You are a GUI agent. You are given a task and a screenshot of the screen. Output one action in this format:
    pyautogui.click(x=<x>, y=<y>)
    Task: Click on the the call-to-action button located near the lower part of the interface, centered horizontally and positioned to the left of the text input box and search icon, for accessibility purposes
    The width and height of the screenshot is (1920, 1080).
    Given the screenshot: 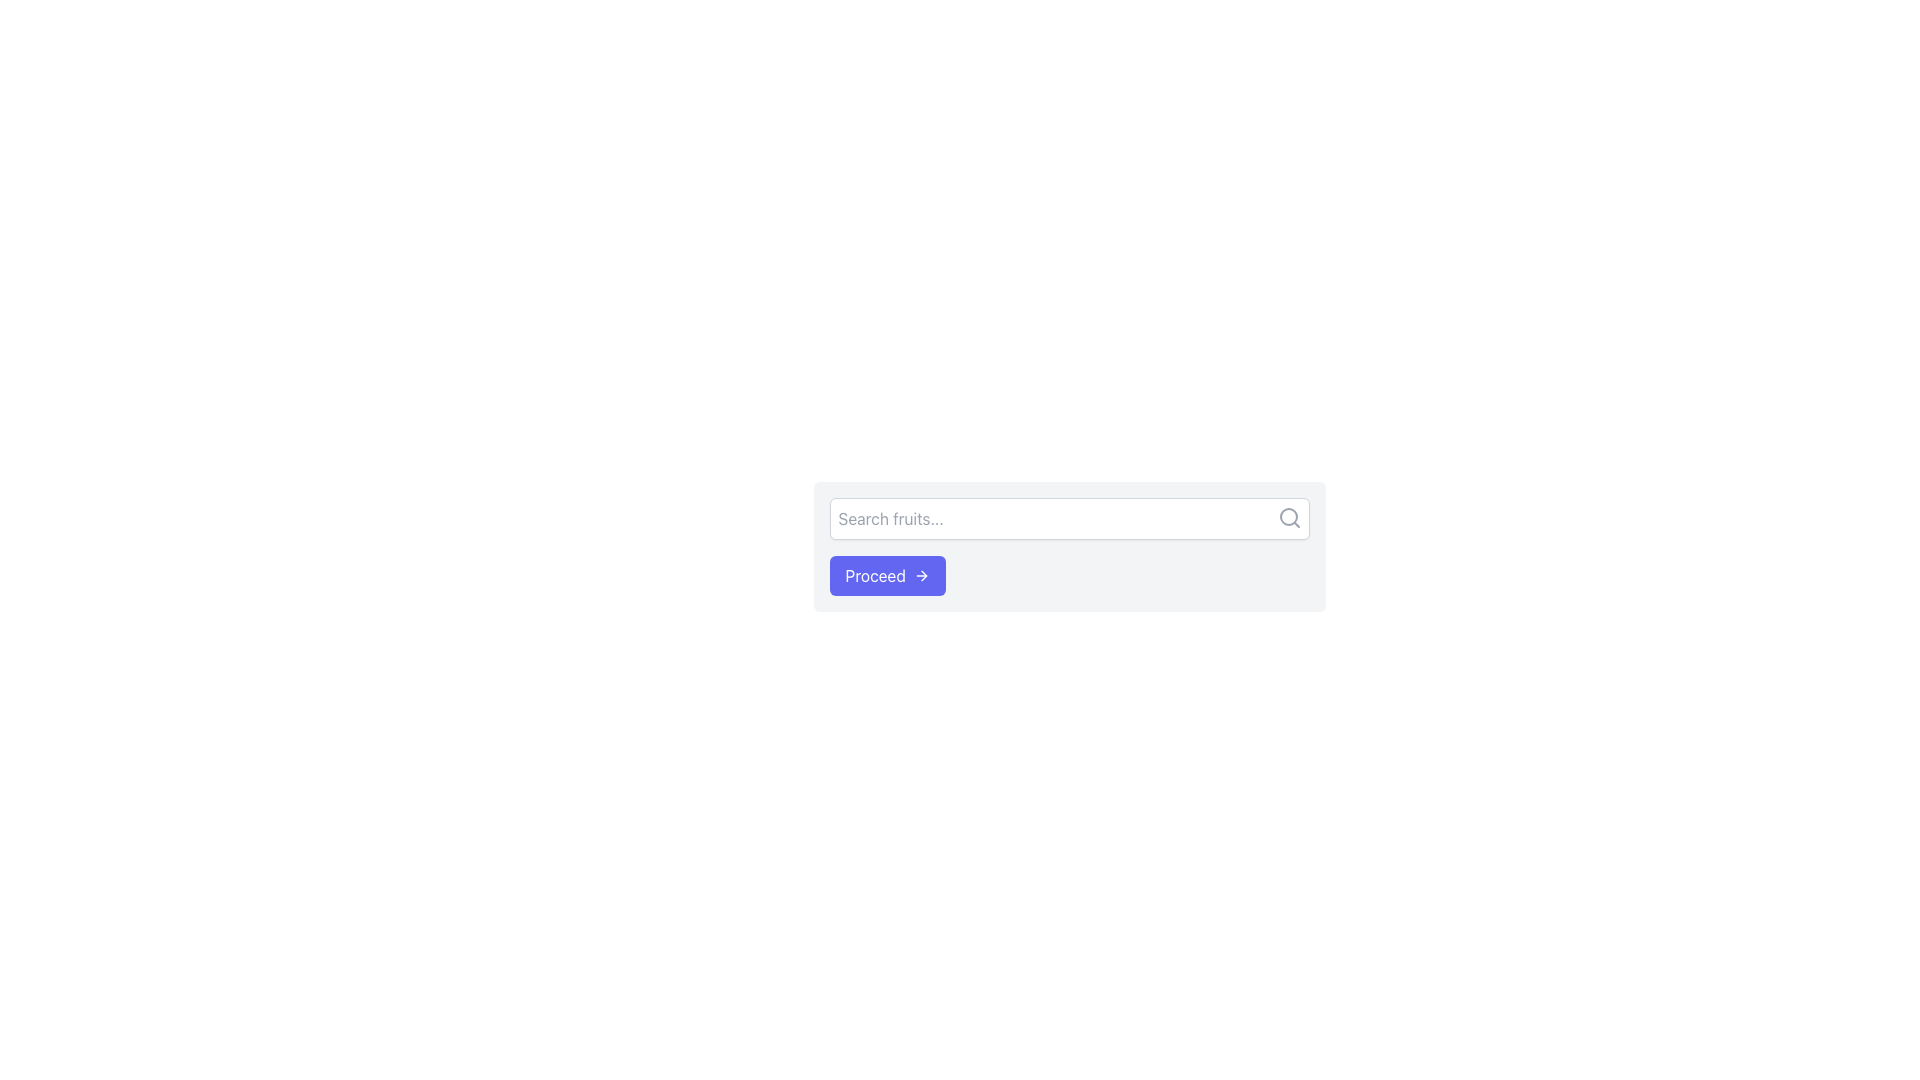 What is the action you would take?
    pyautogui.click(x=886, y=575)
    